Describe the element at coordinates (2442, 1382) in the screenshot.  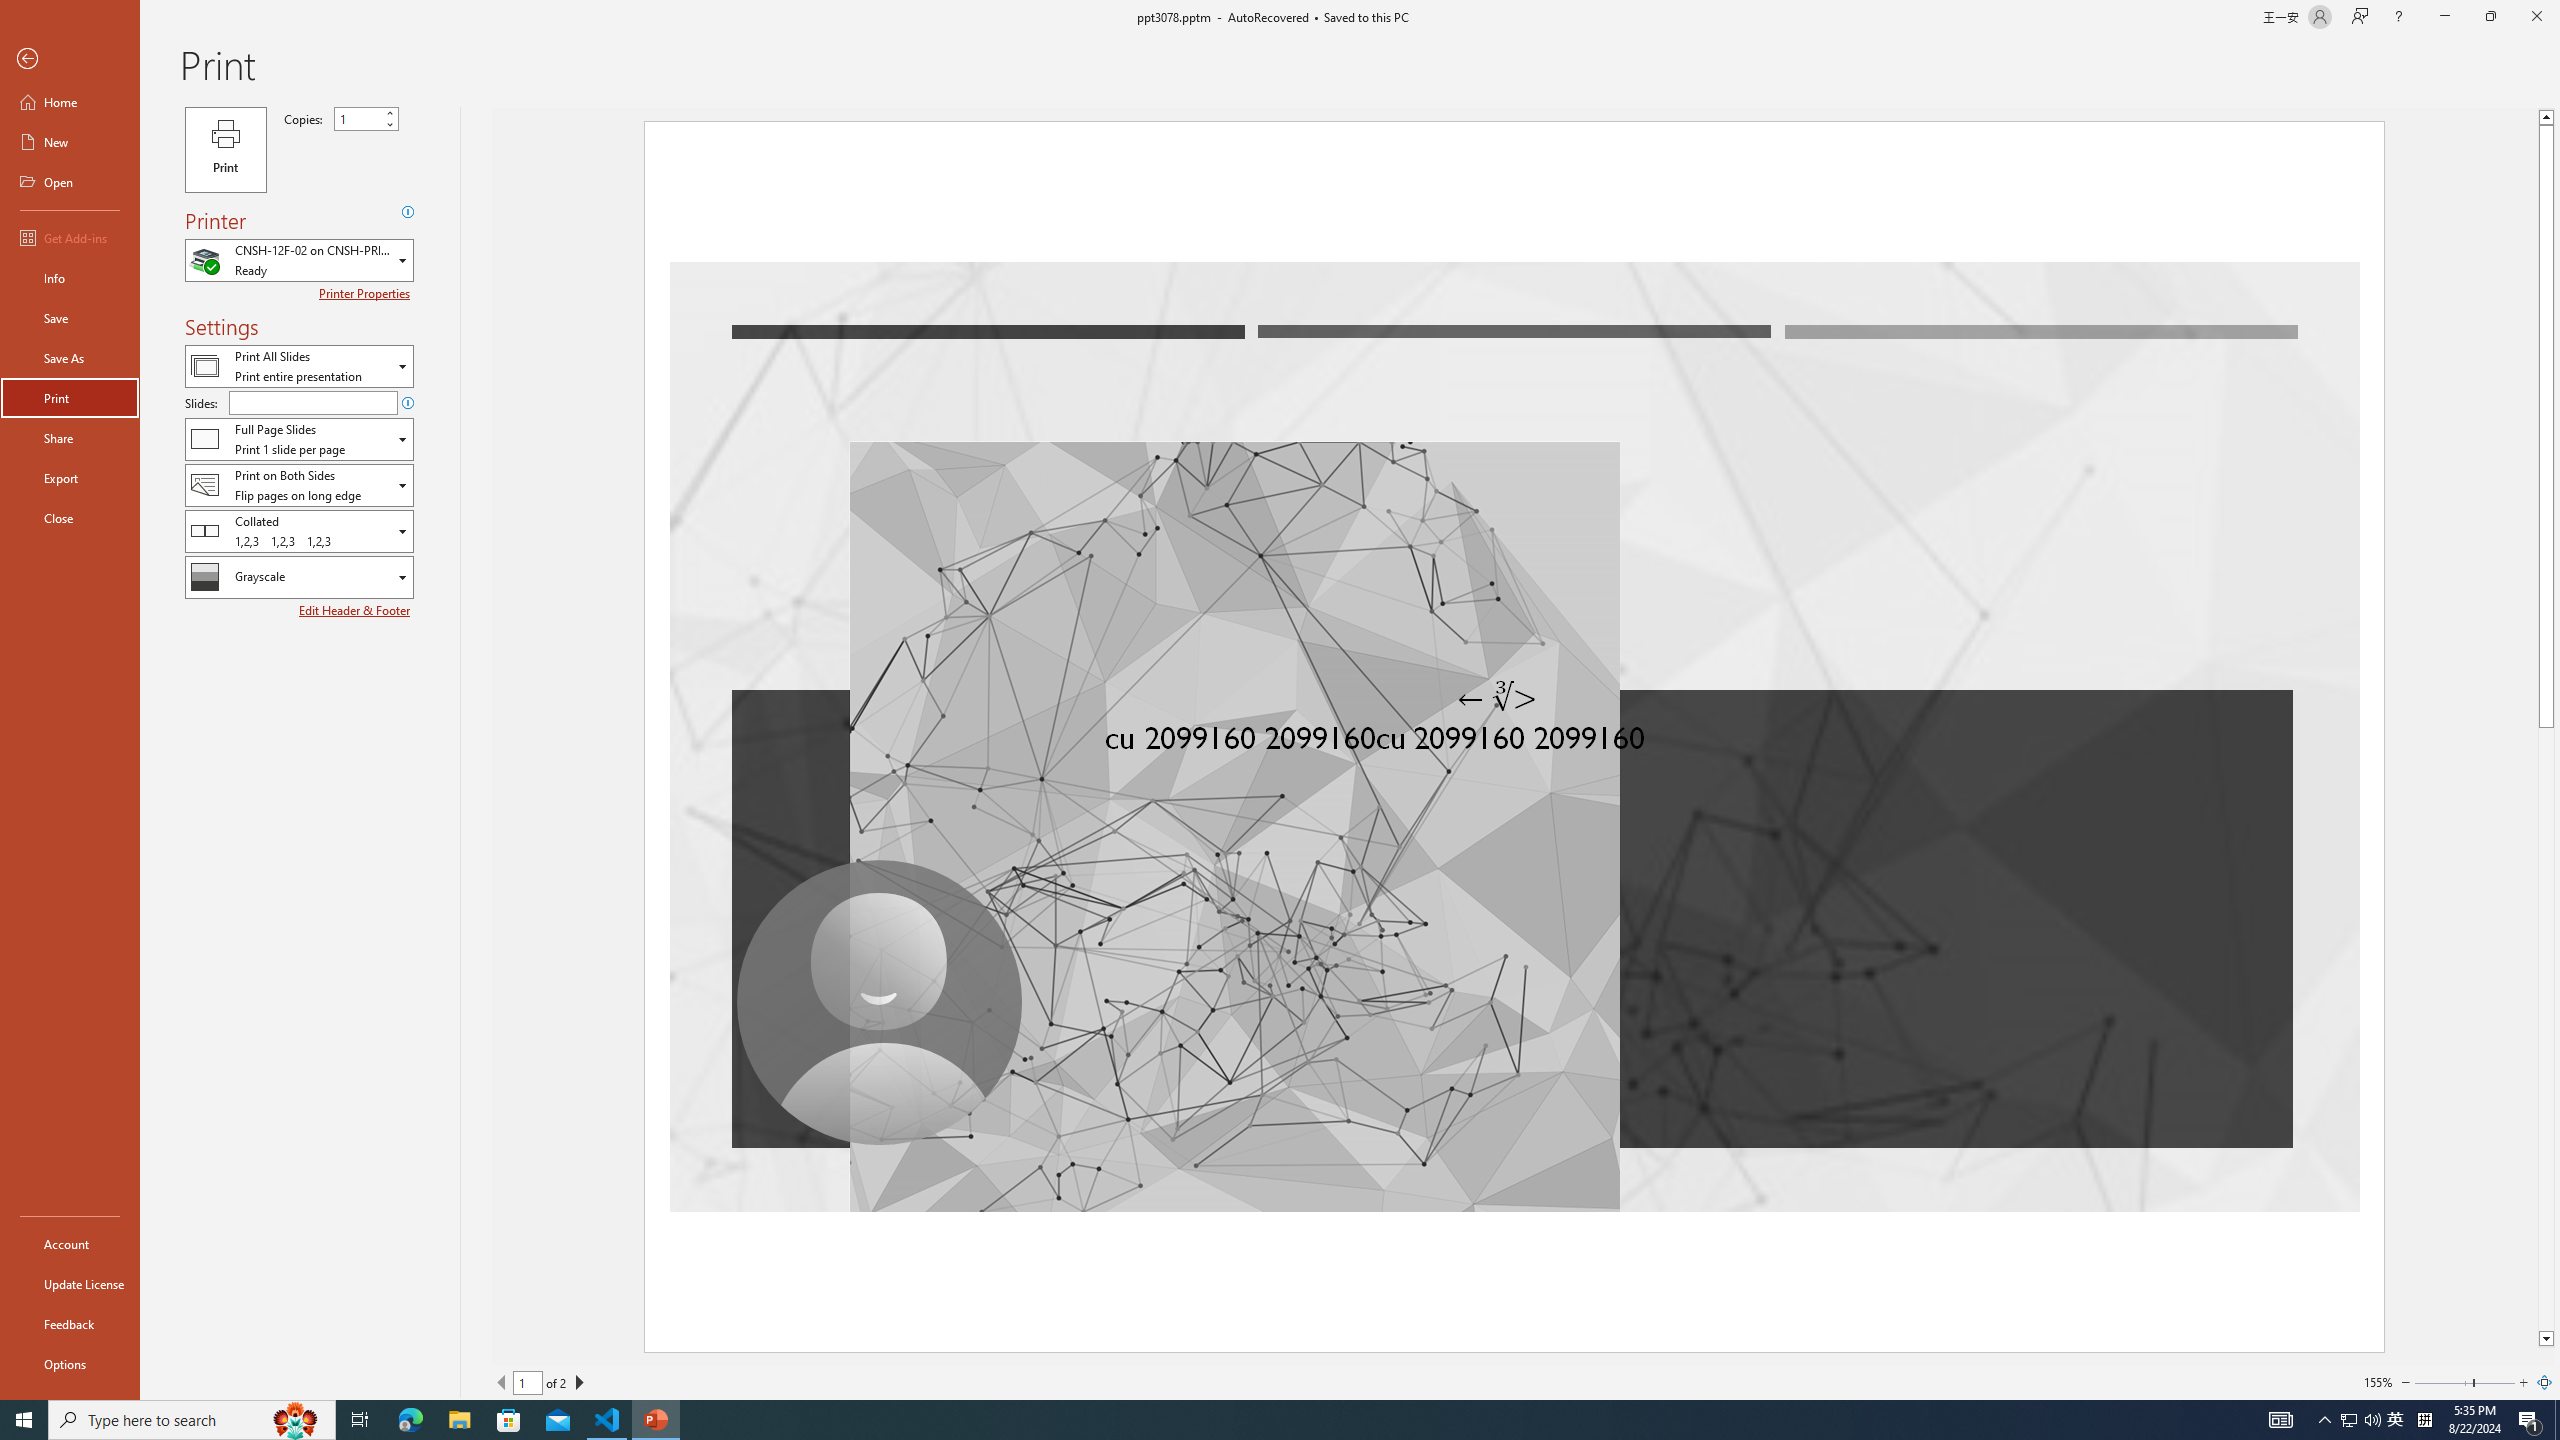
I see `'Page left'` at that location.